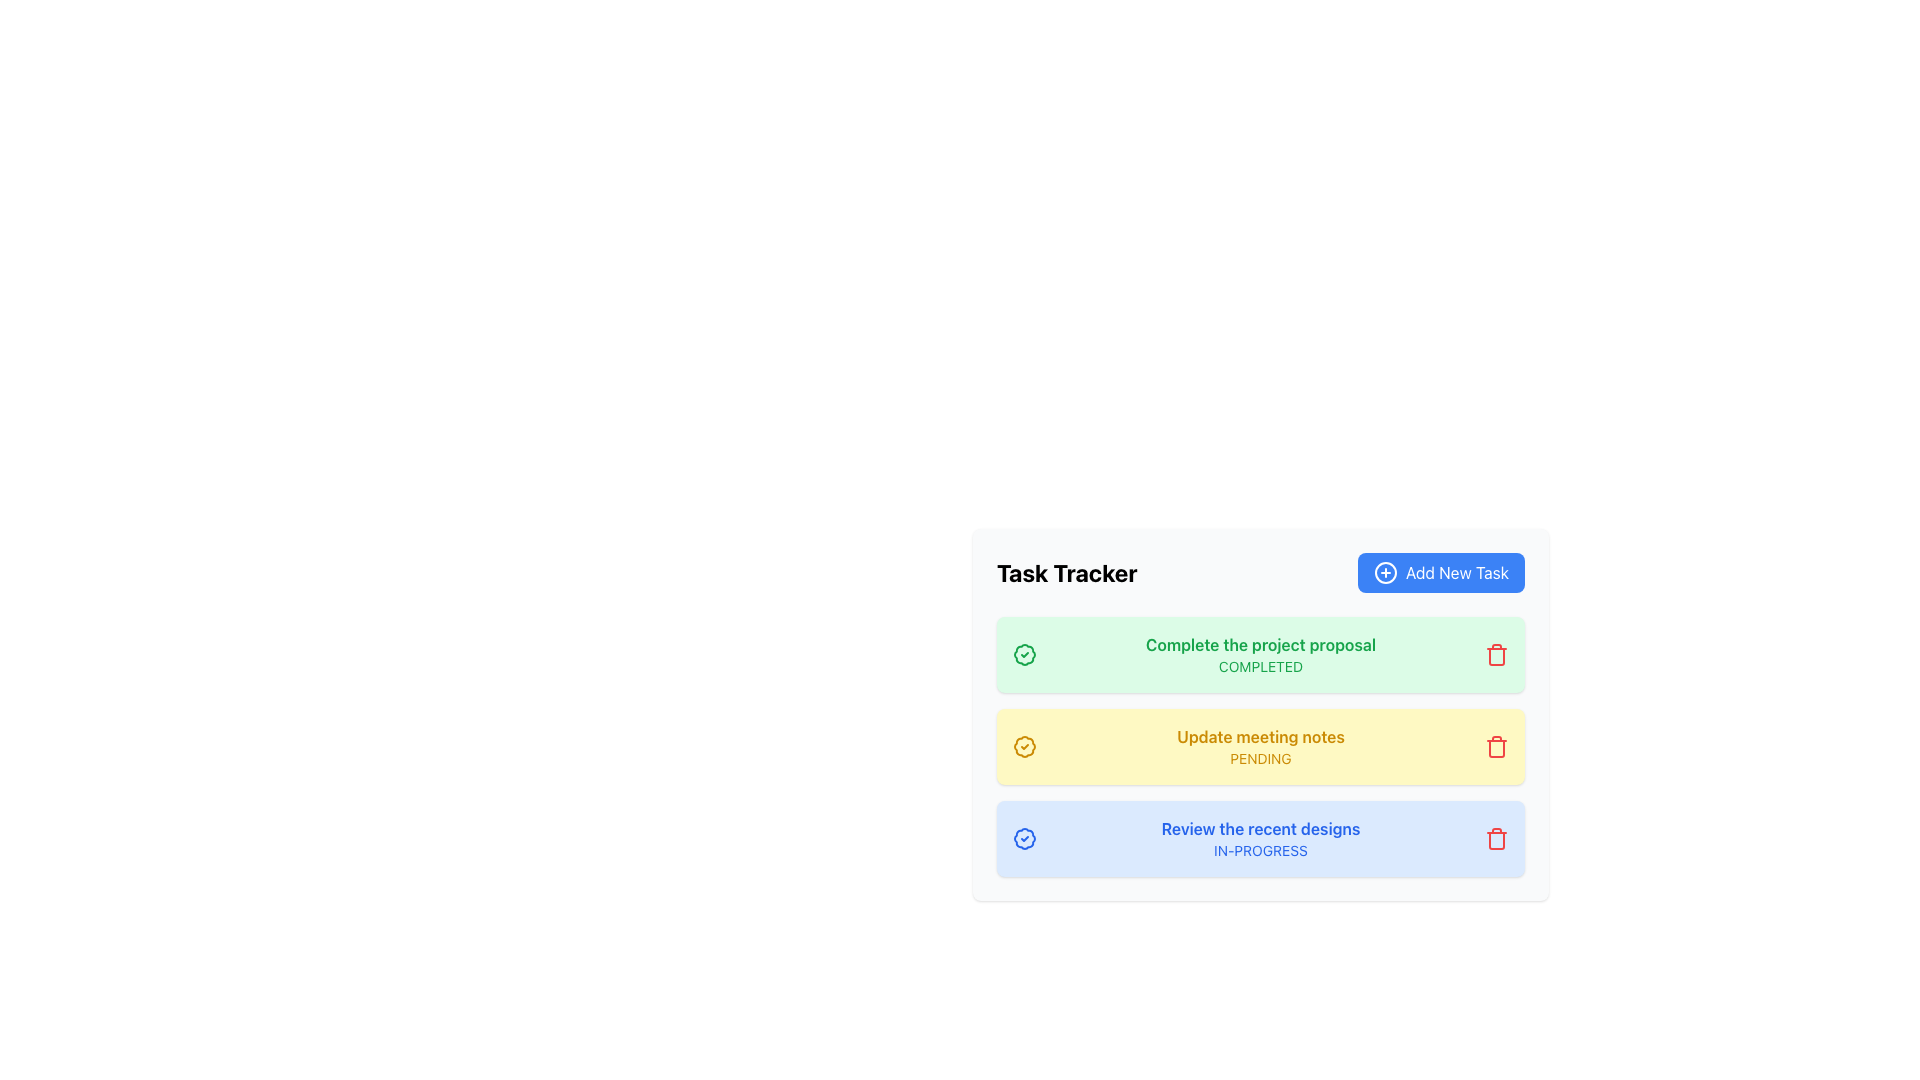  What do you see at coordinates (1260, 655) in the screenshot?
I see `text content of the Task card indicating the completion of the task 'Complete the project proposal', which is visually distinct with a light green background in the Task Tracker interface` at bounding box center [1260, 655].